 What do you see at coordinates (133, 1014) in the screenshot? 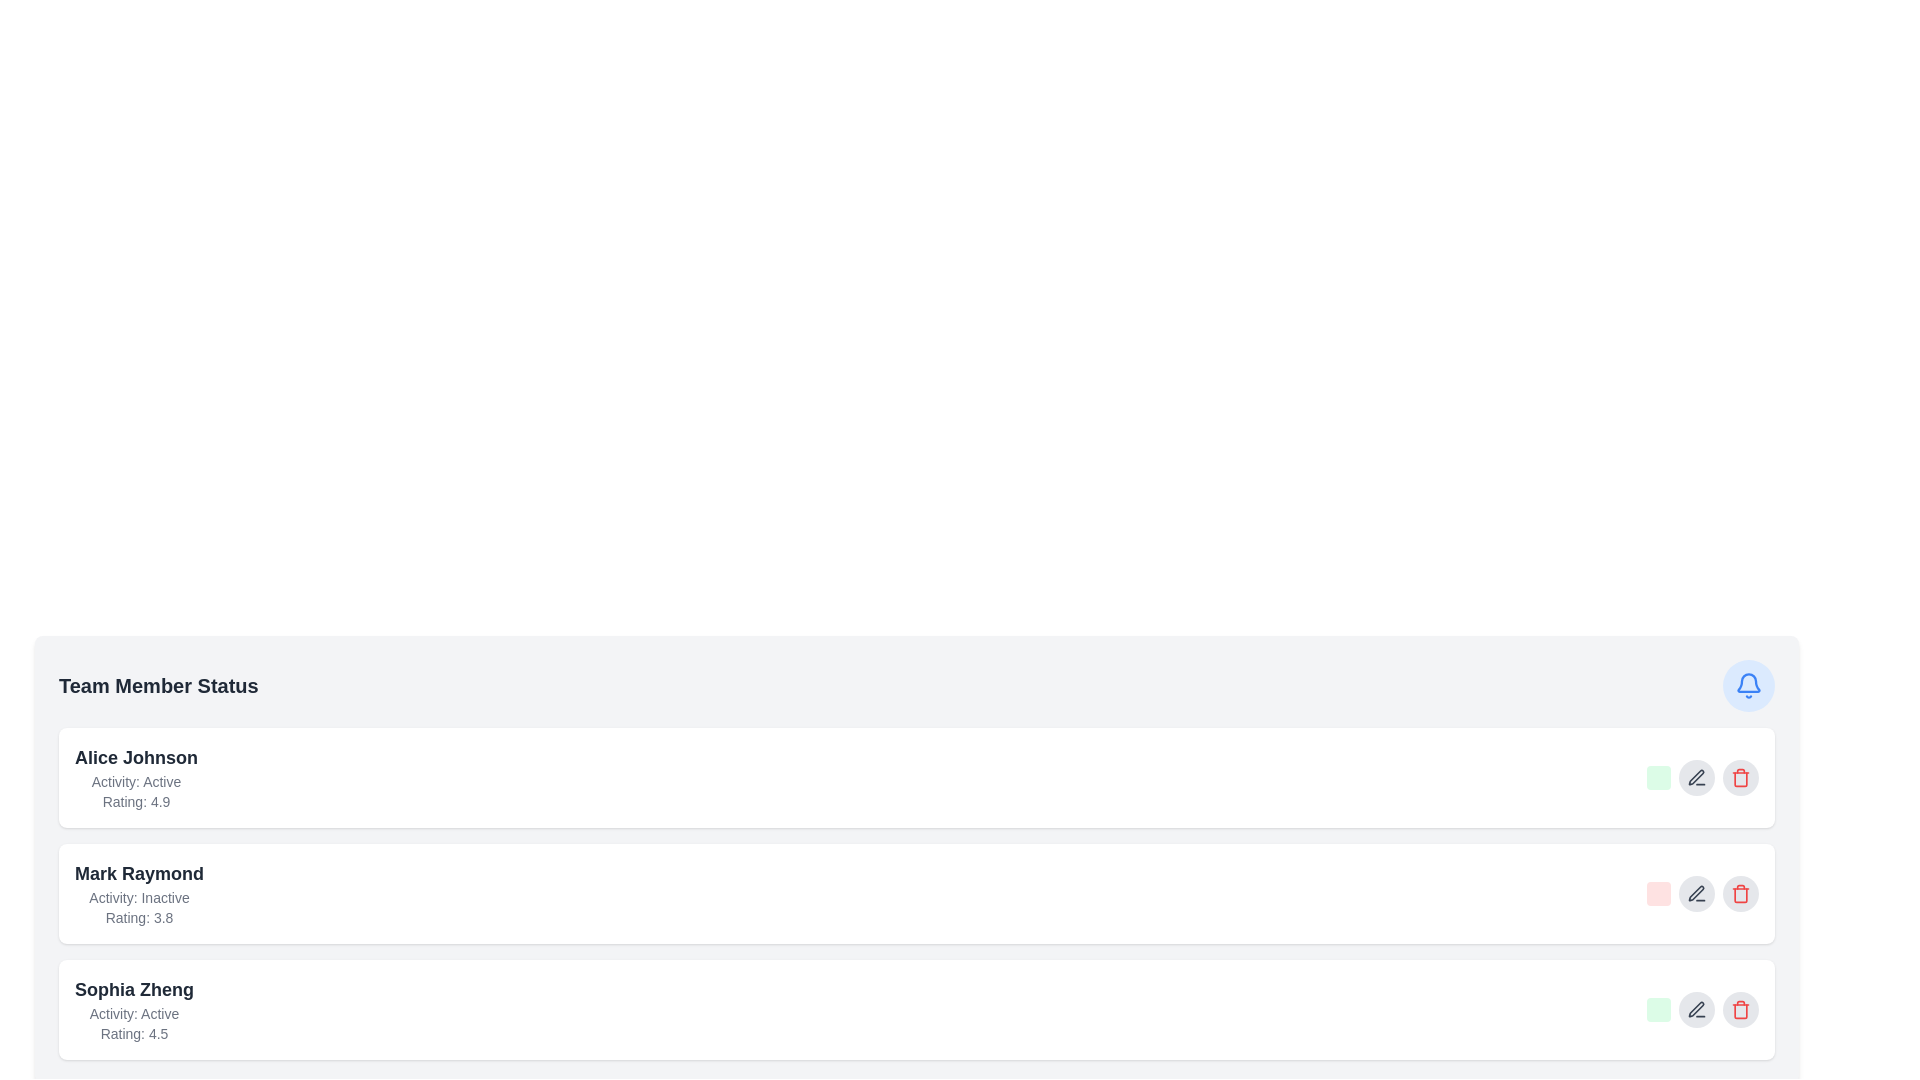
I see `the text label displaying 'Activity: Active' for the person 'Sophia Zheng', which is styled in small gray font and located below her name in the 'Team Member Status' panel` at bounding box center [133, 1014].